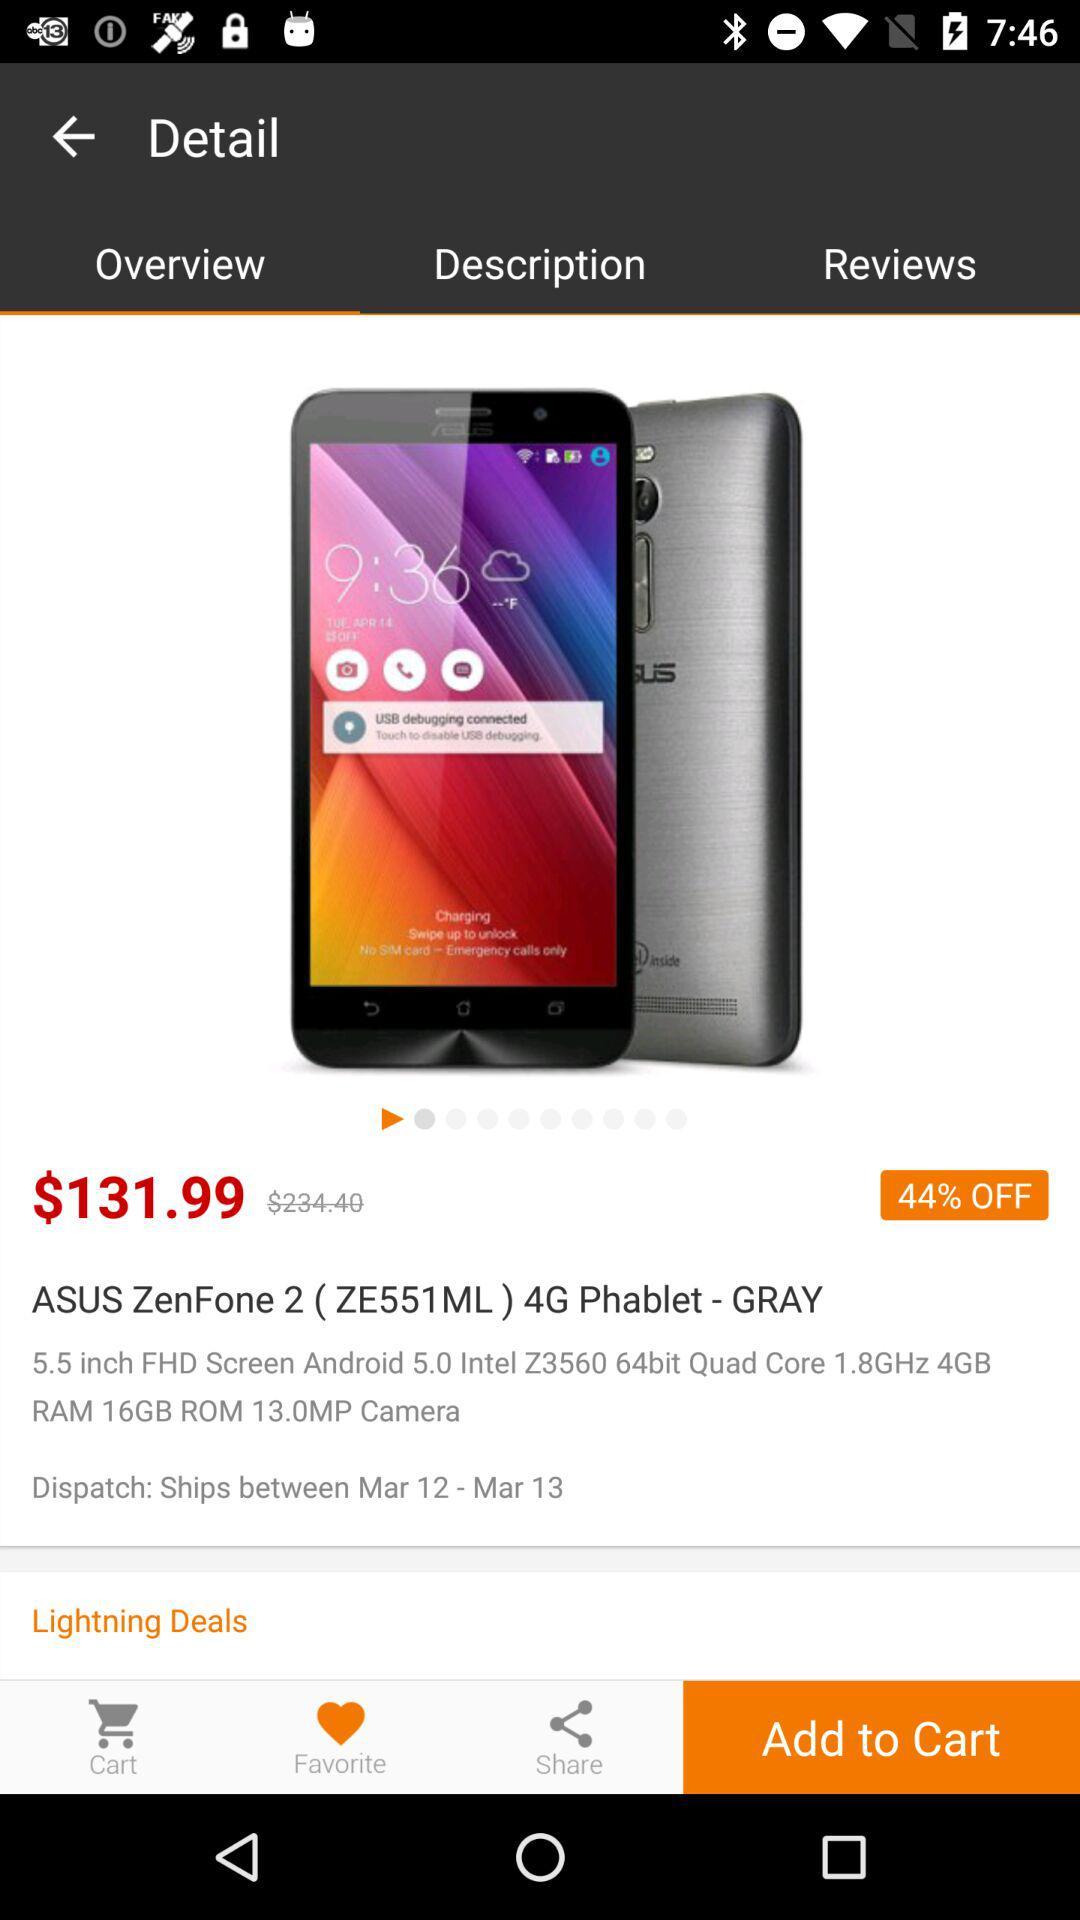  What do you see at coordinates (898, 261) in the screenshot?
I see `reviews app` at bounding box center [898, 261].